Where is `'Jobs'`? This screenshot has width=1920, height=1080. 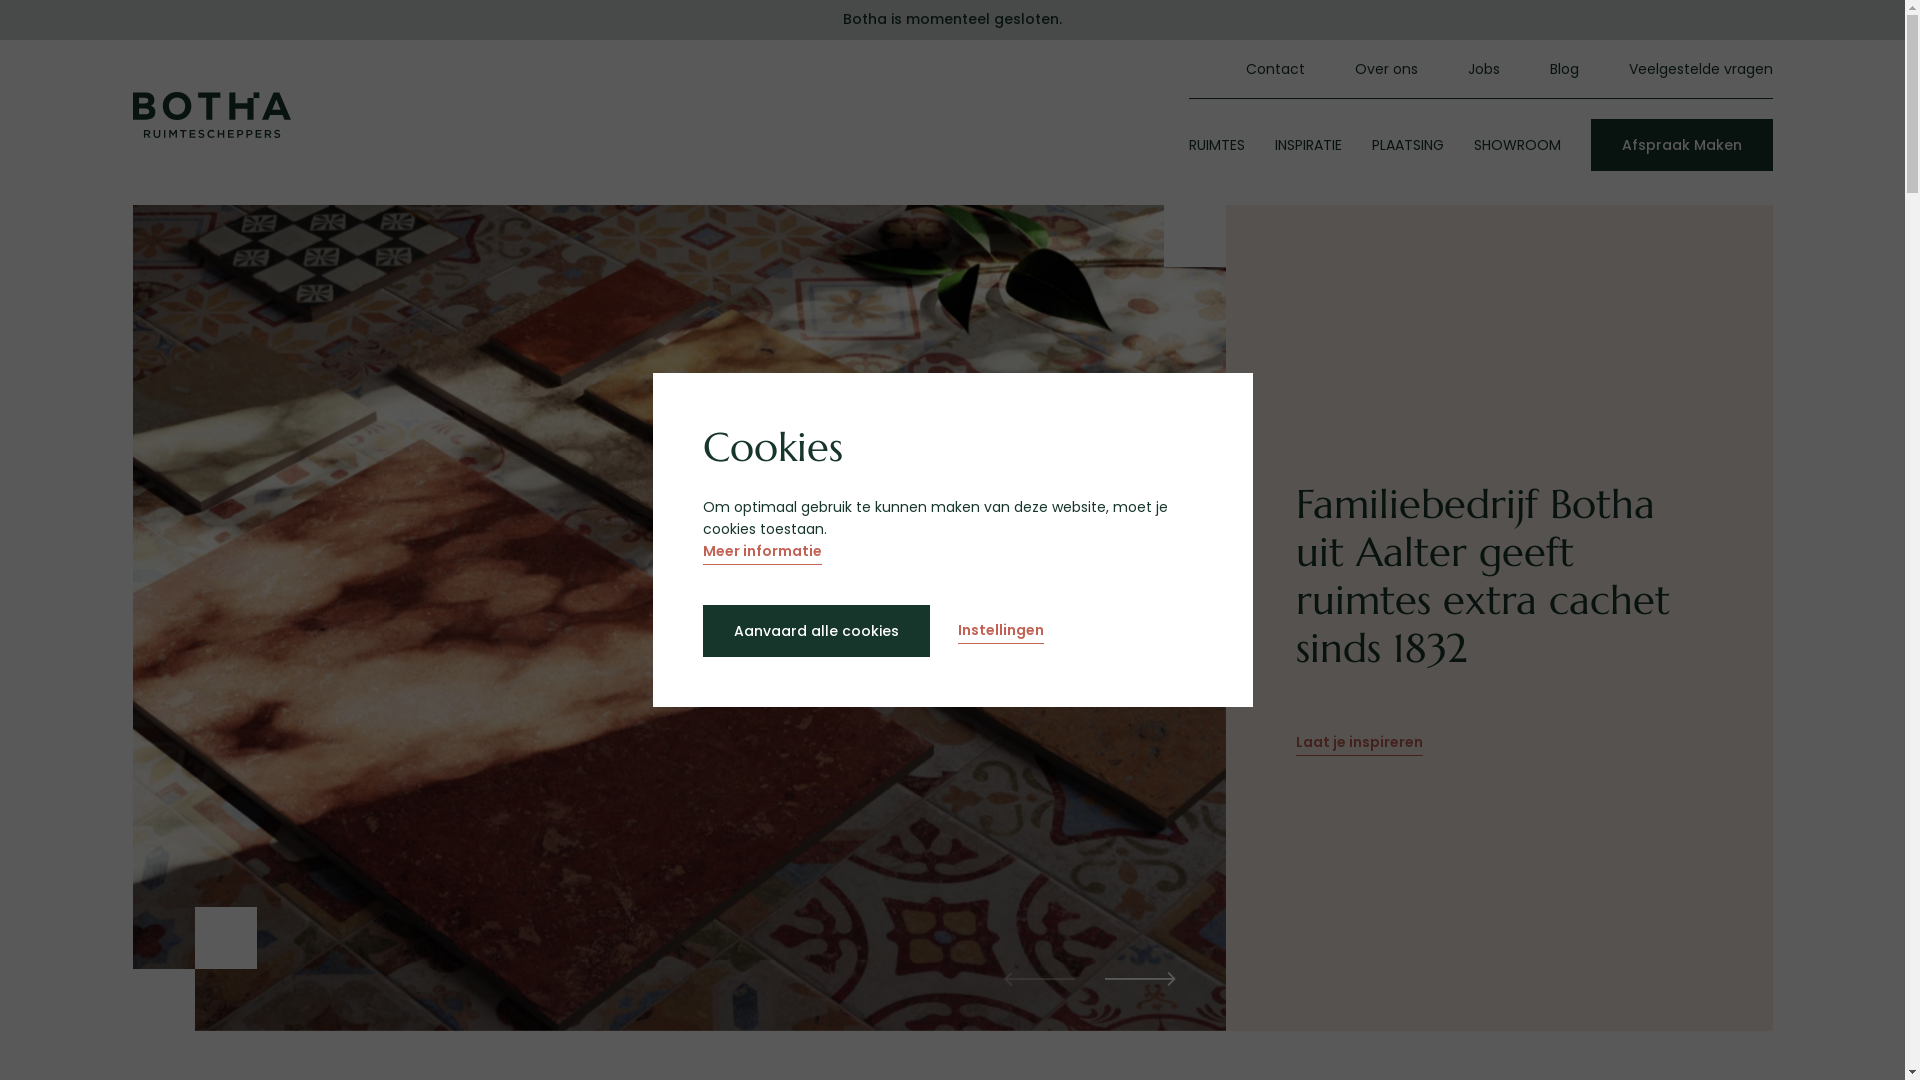 'Jobs' is located at coordinates (1483, 68).